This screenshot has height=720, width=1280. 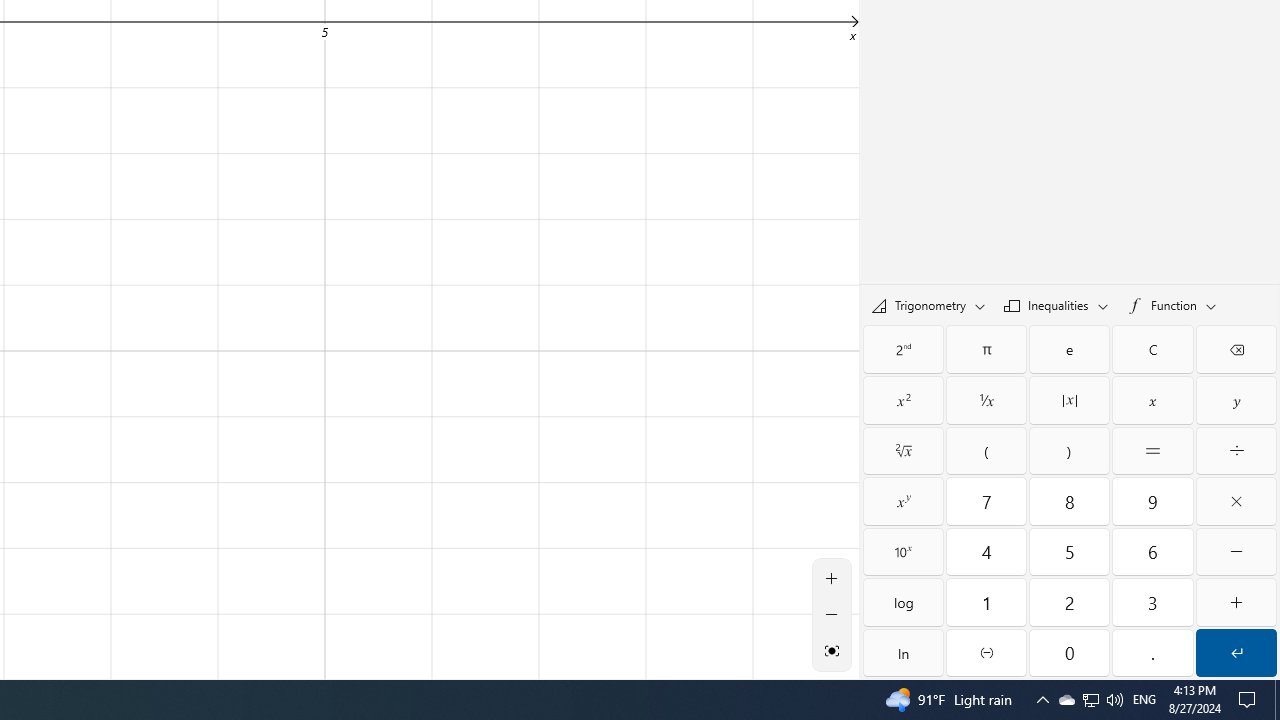 What do you see at coordinates (1068, 348) in the screenshot?
I see `'Euler'` at bounding box center [1068, 348].